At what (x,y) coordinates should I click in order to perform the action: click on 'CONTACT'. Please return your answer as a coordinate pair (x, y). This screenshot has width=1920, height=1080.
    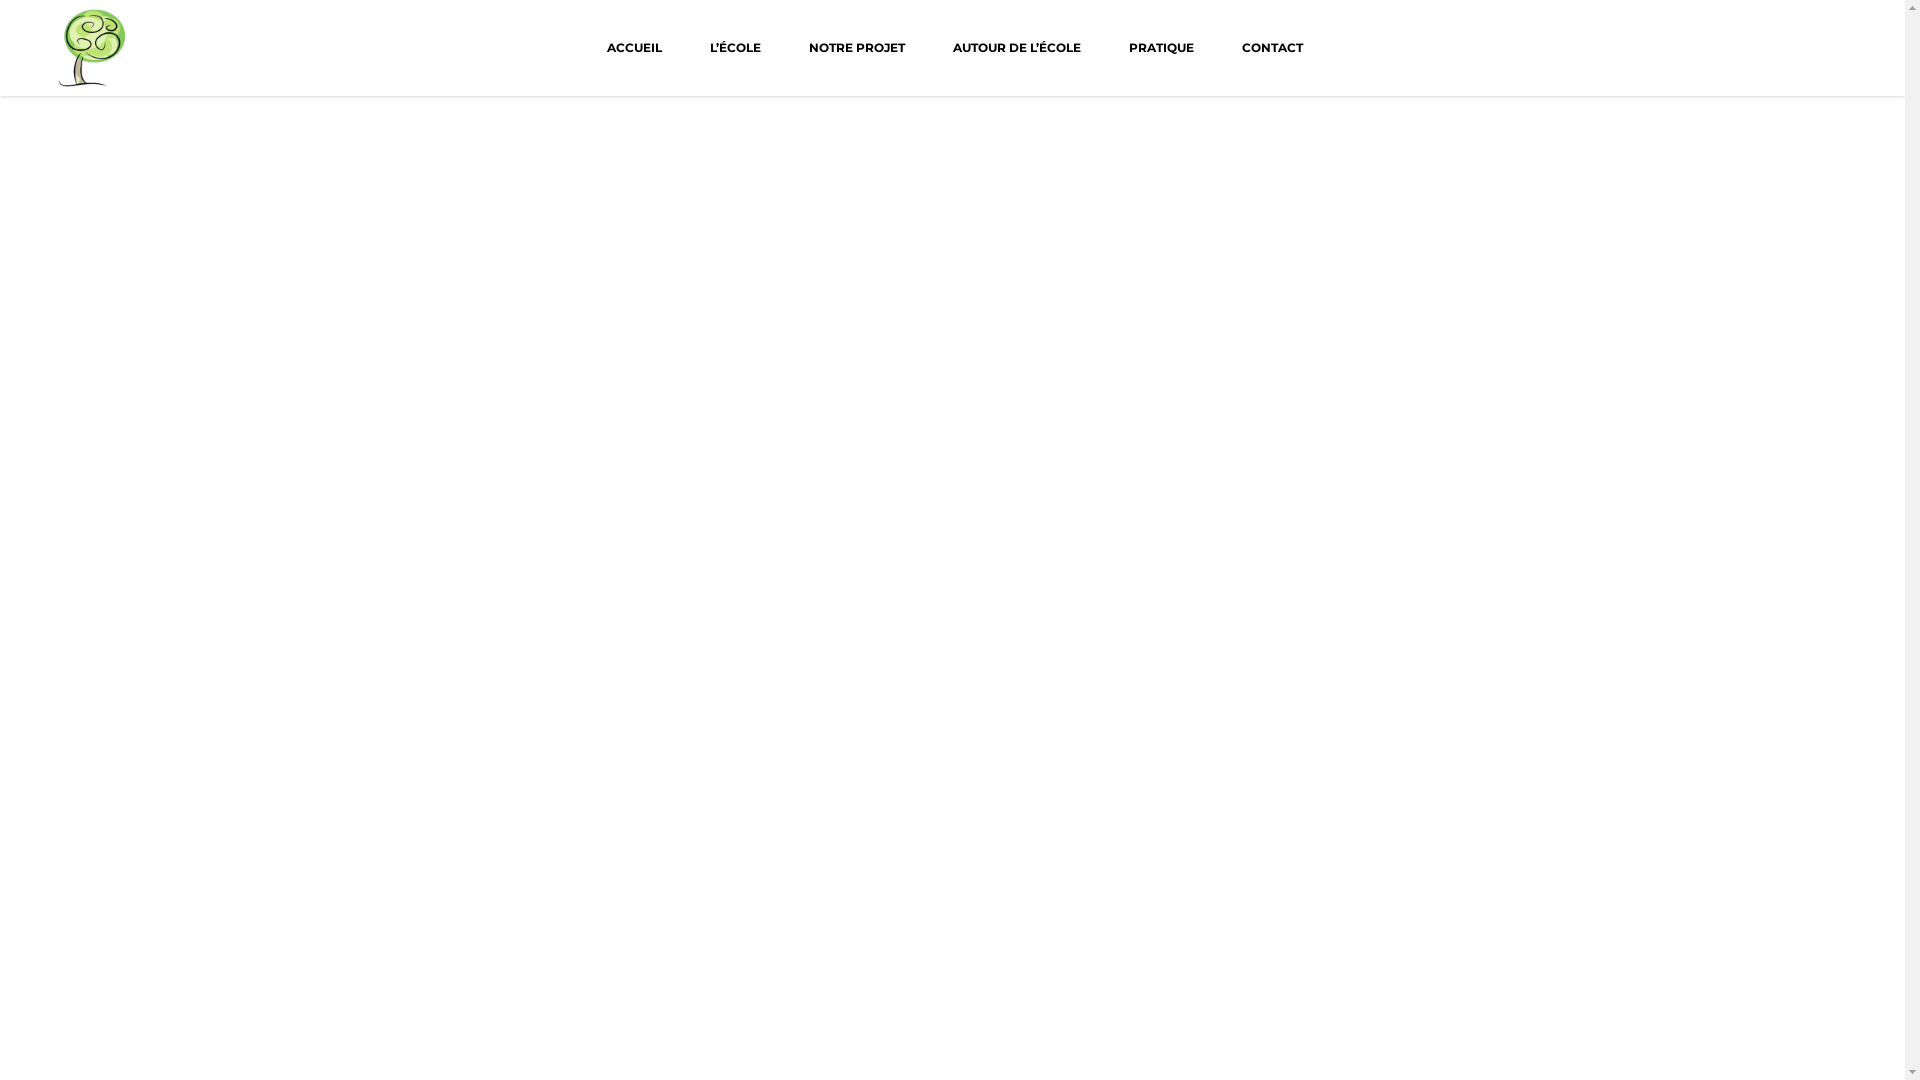
    Looking at the image, I should click on (1217, 46).